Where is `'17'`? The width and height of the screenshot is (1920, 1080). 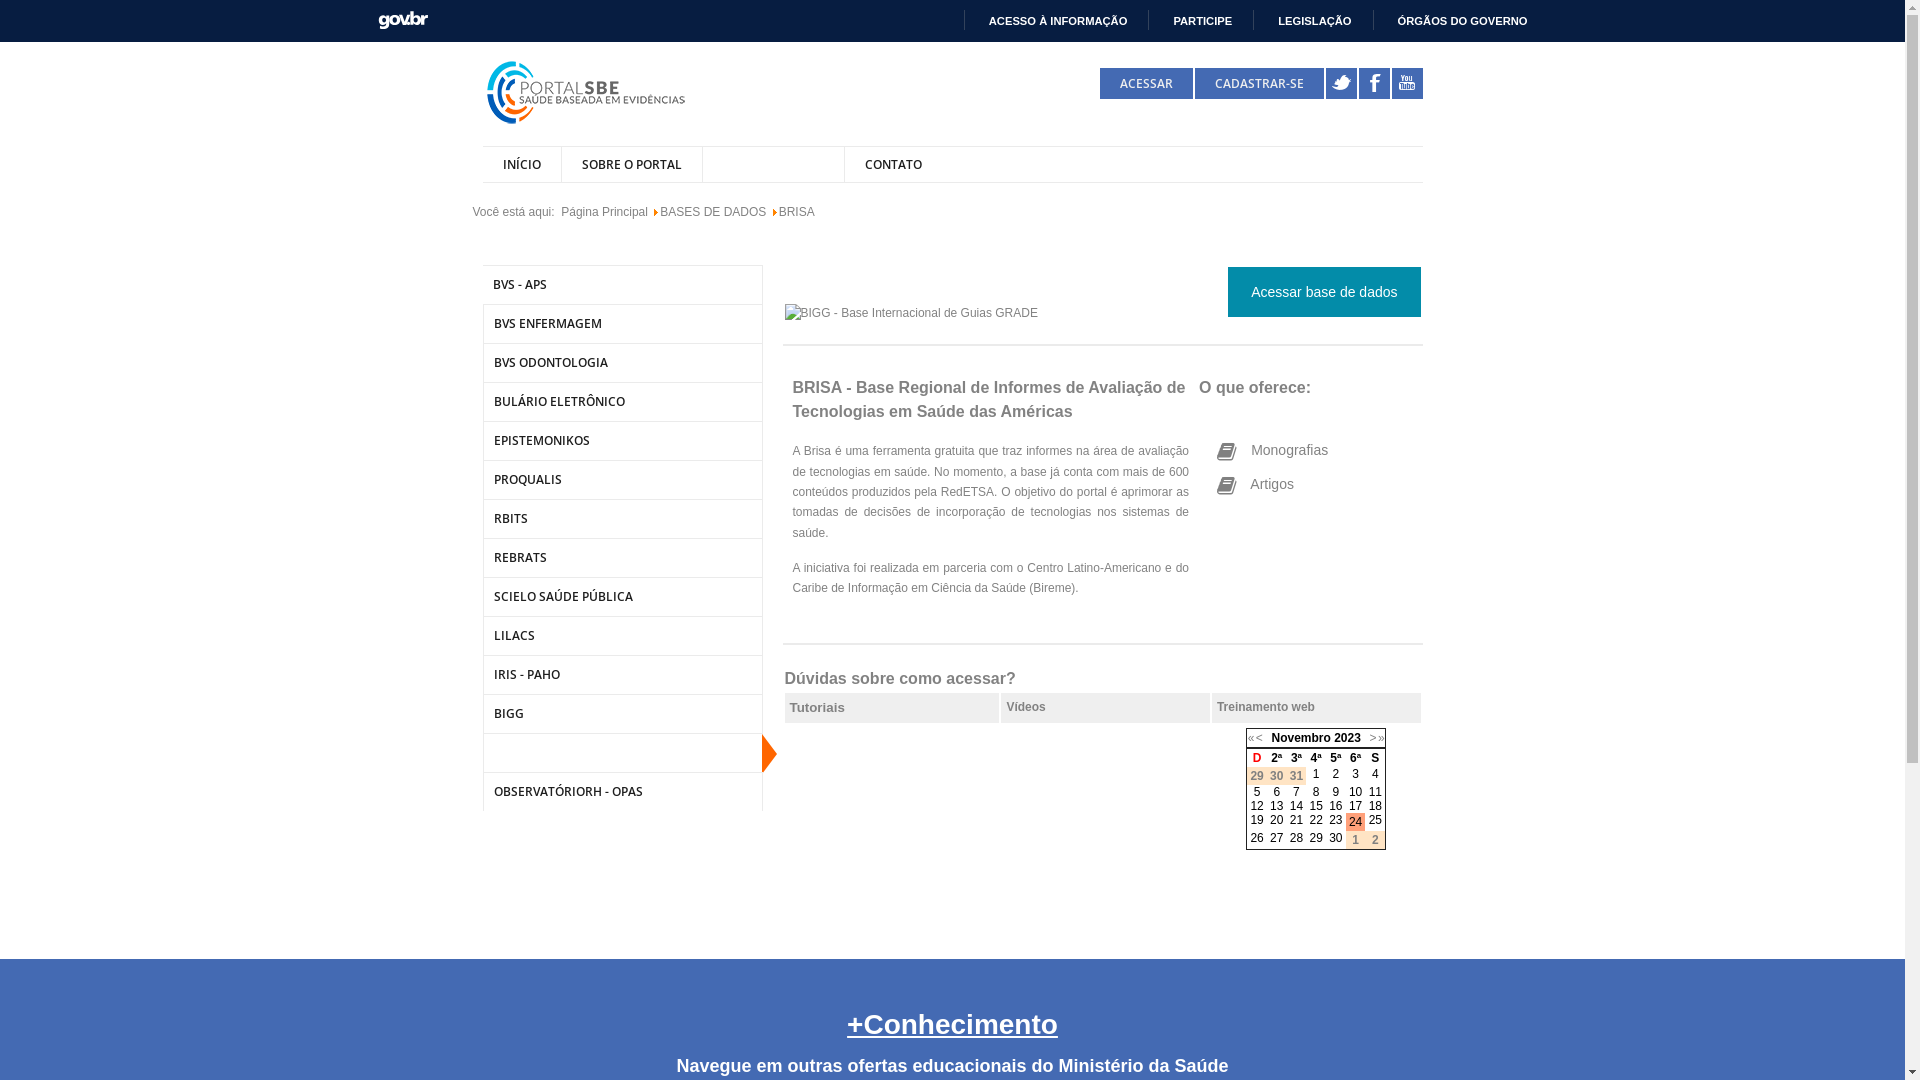 '17' is located at coordinates (1348, 805).